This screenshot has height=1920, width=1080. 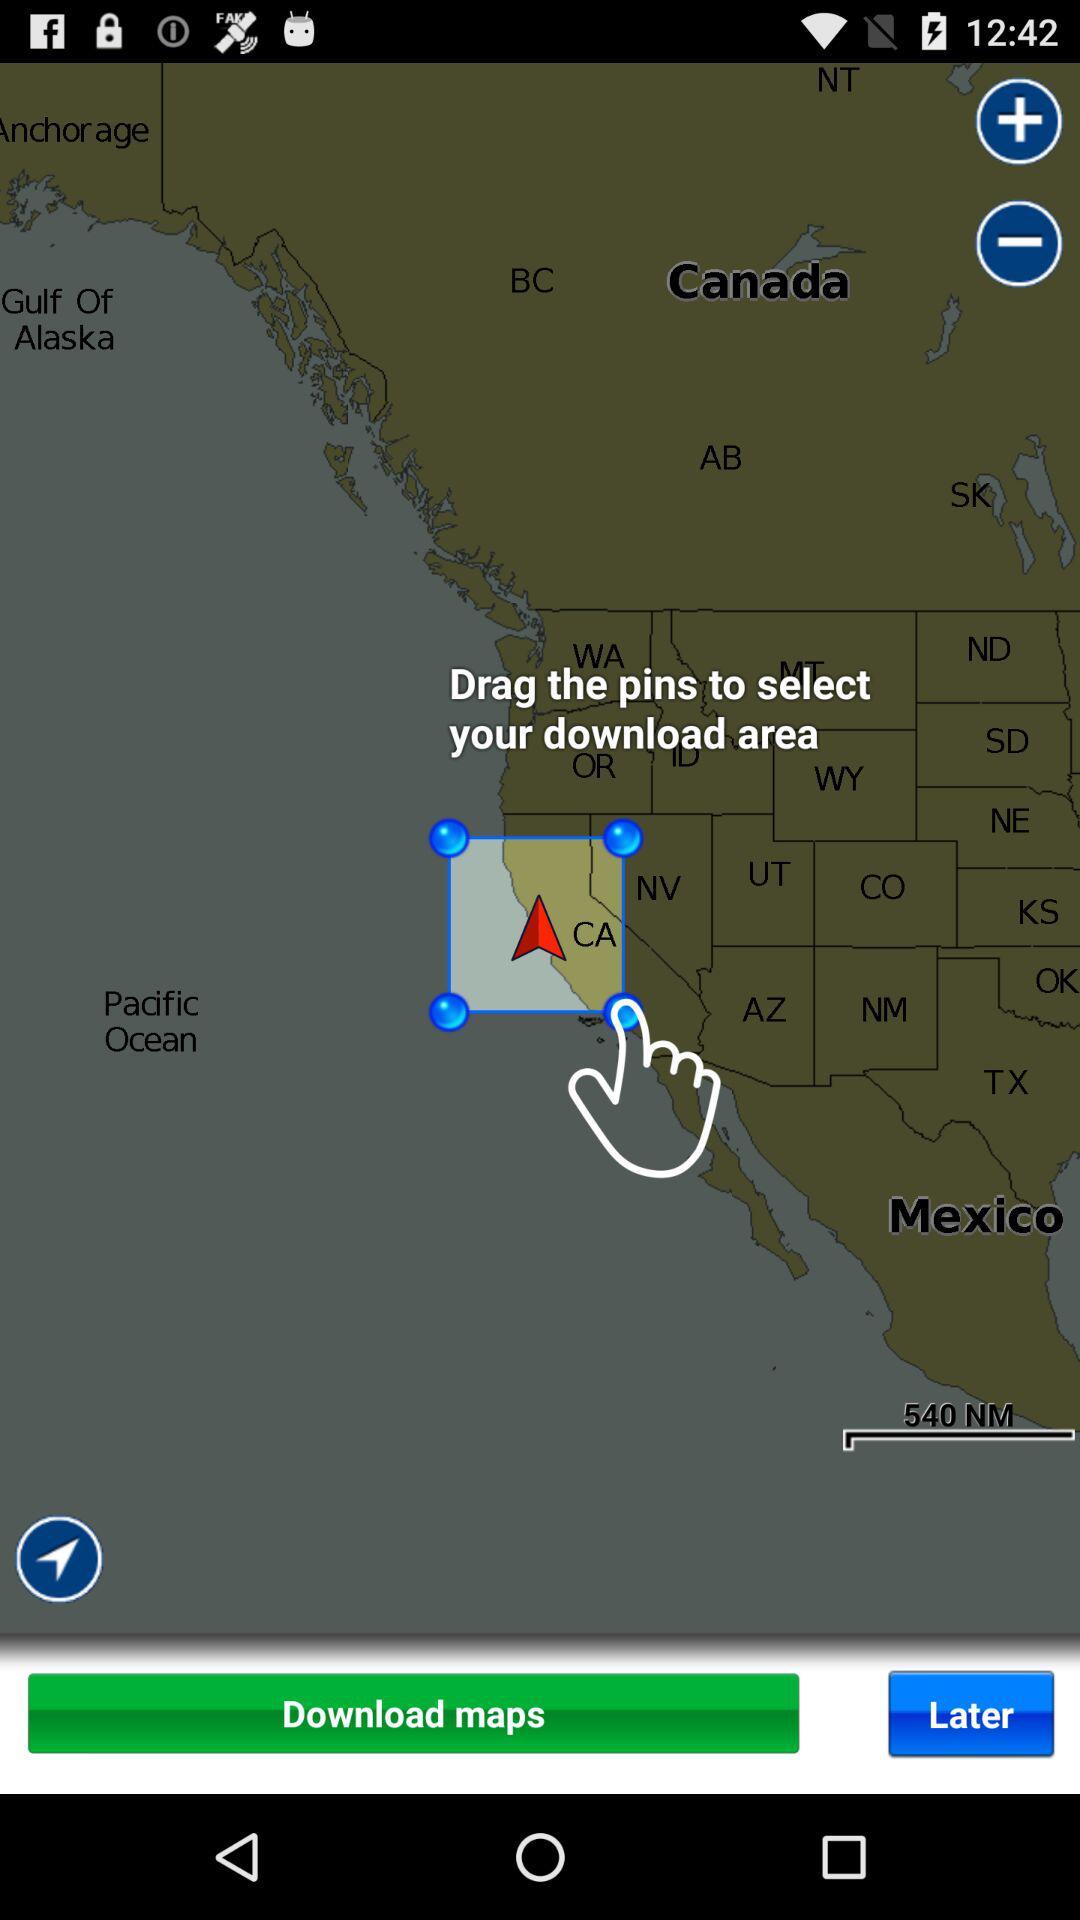 I want to click on the navigation icon, so click(x=59, y=1703).